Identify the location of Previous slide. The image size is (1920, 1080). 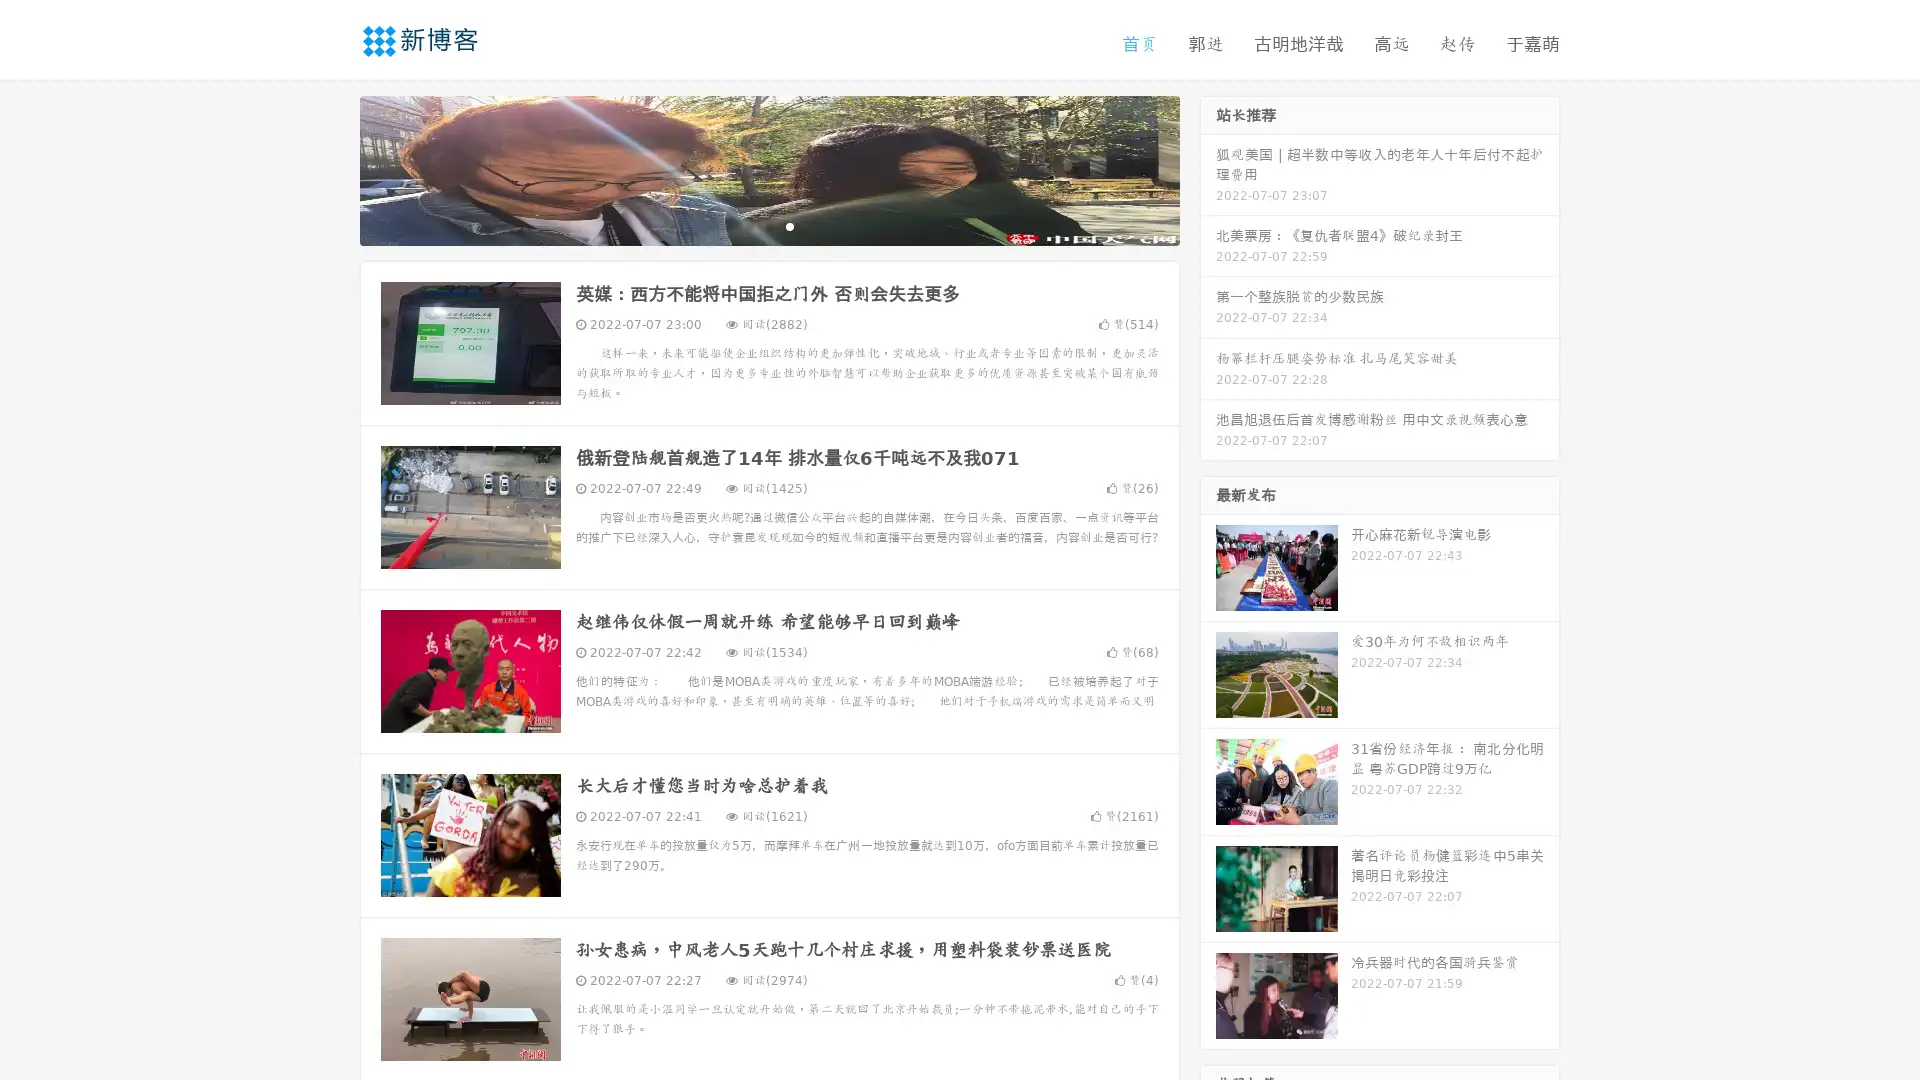
(330, 168).